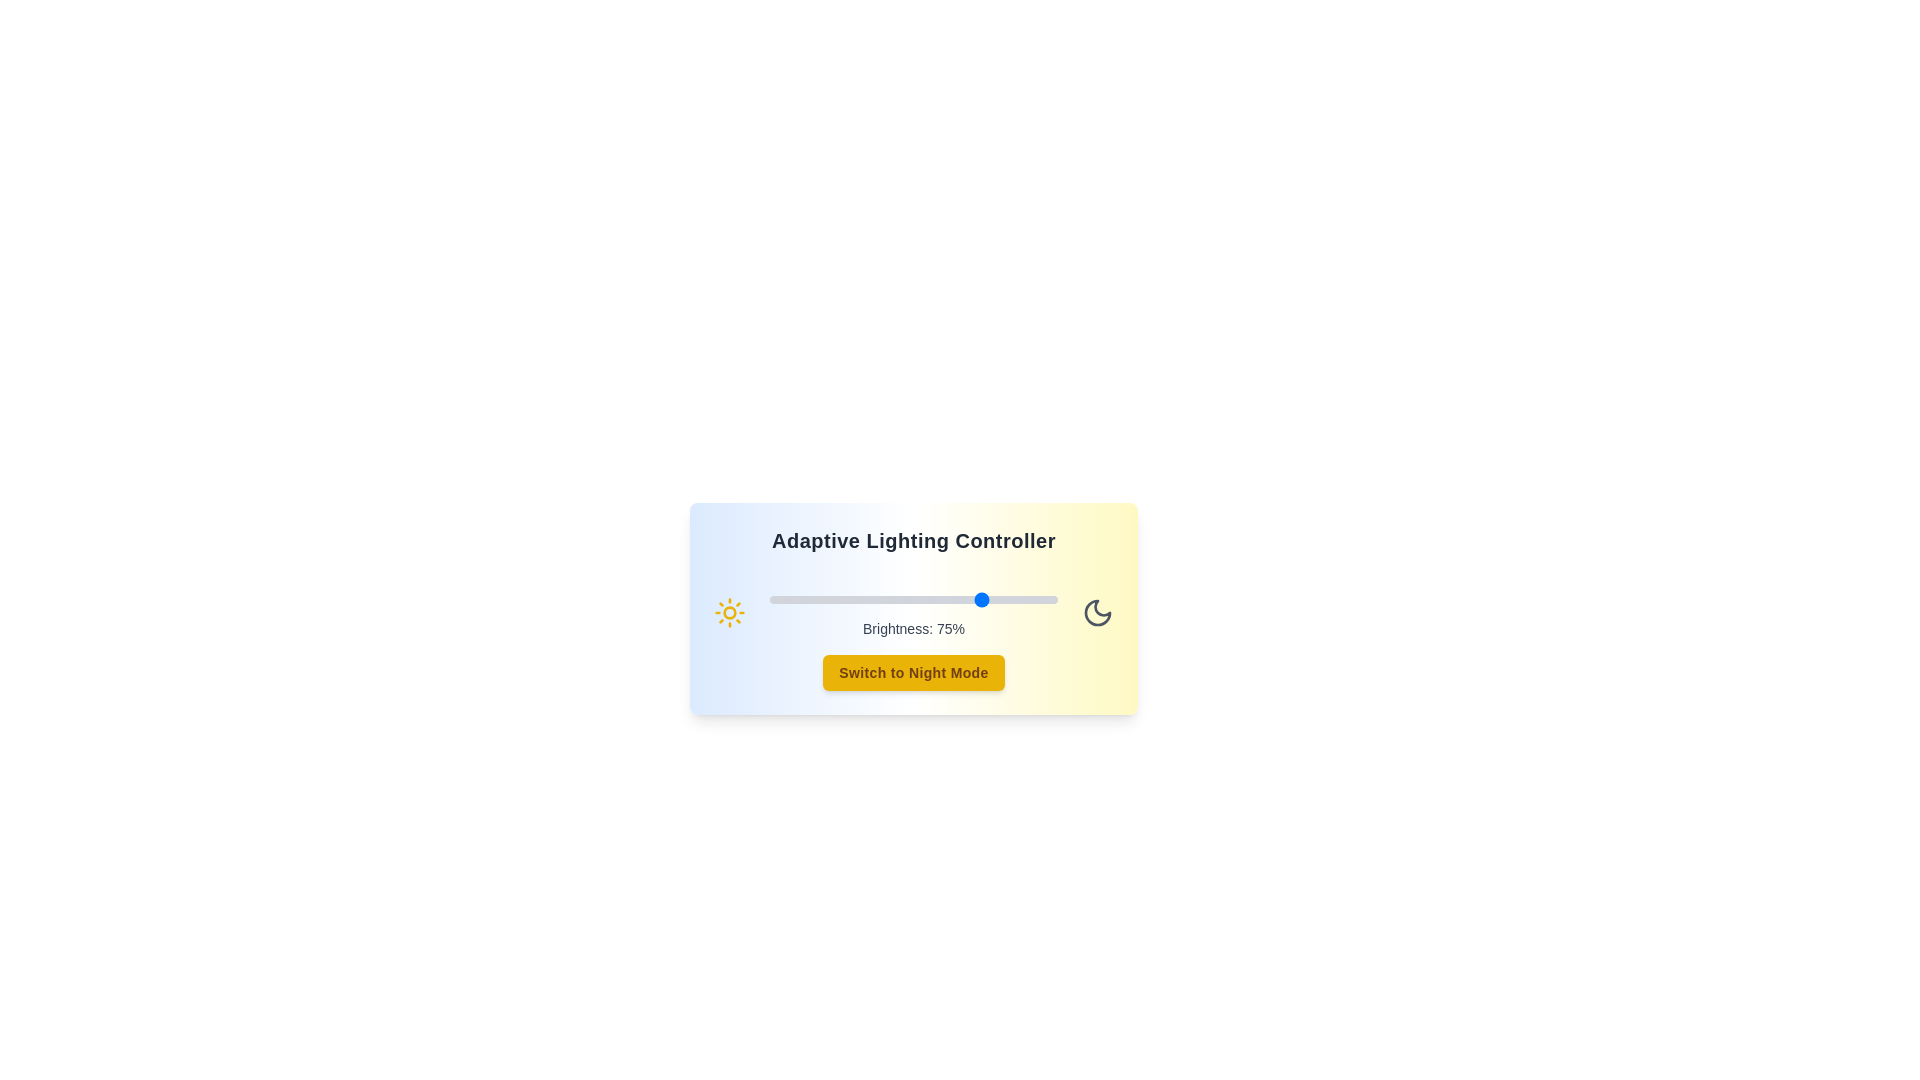  Describe the element at coordinates (1042, 599) in the screenshot. I see `the brightness level` at that location.